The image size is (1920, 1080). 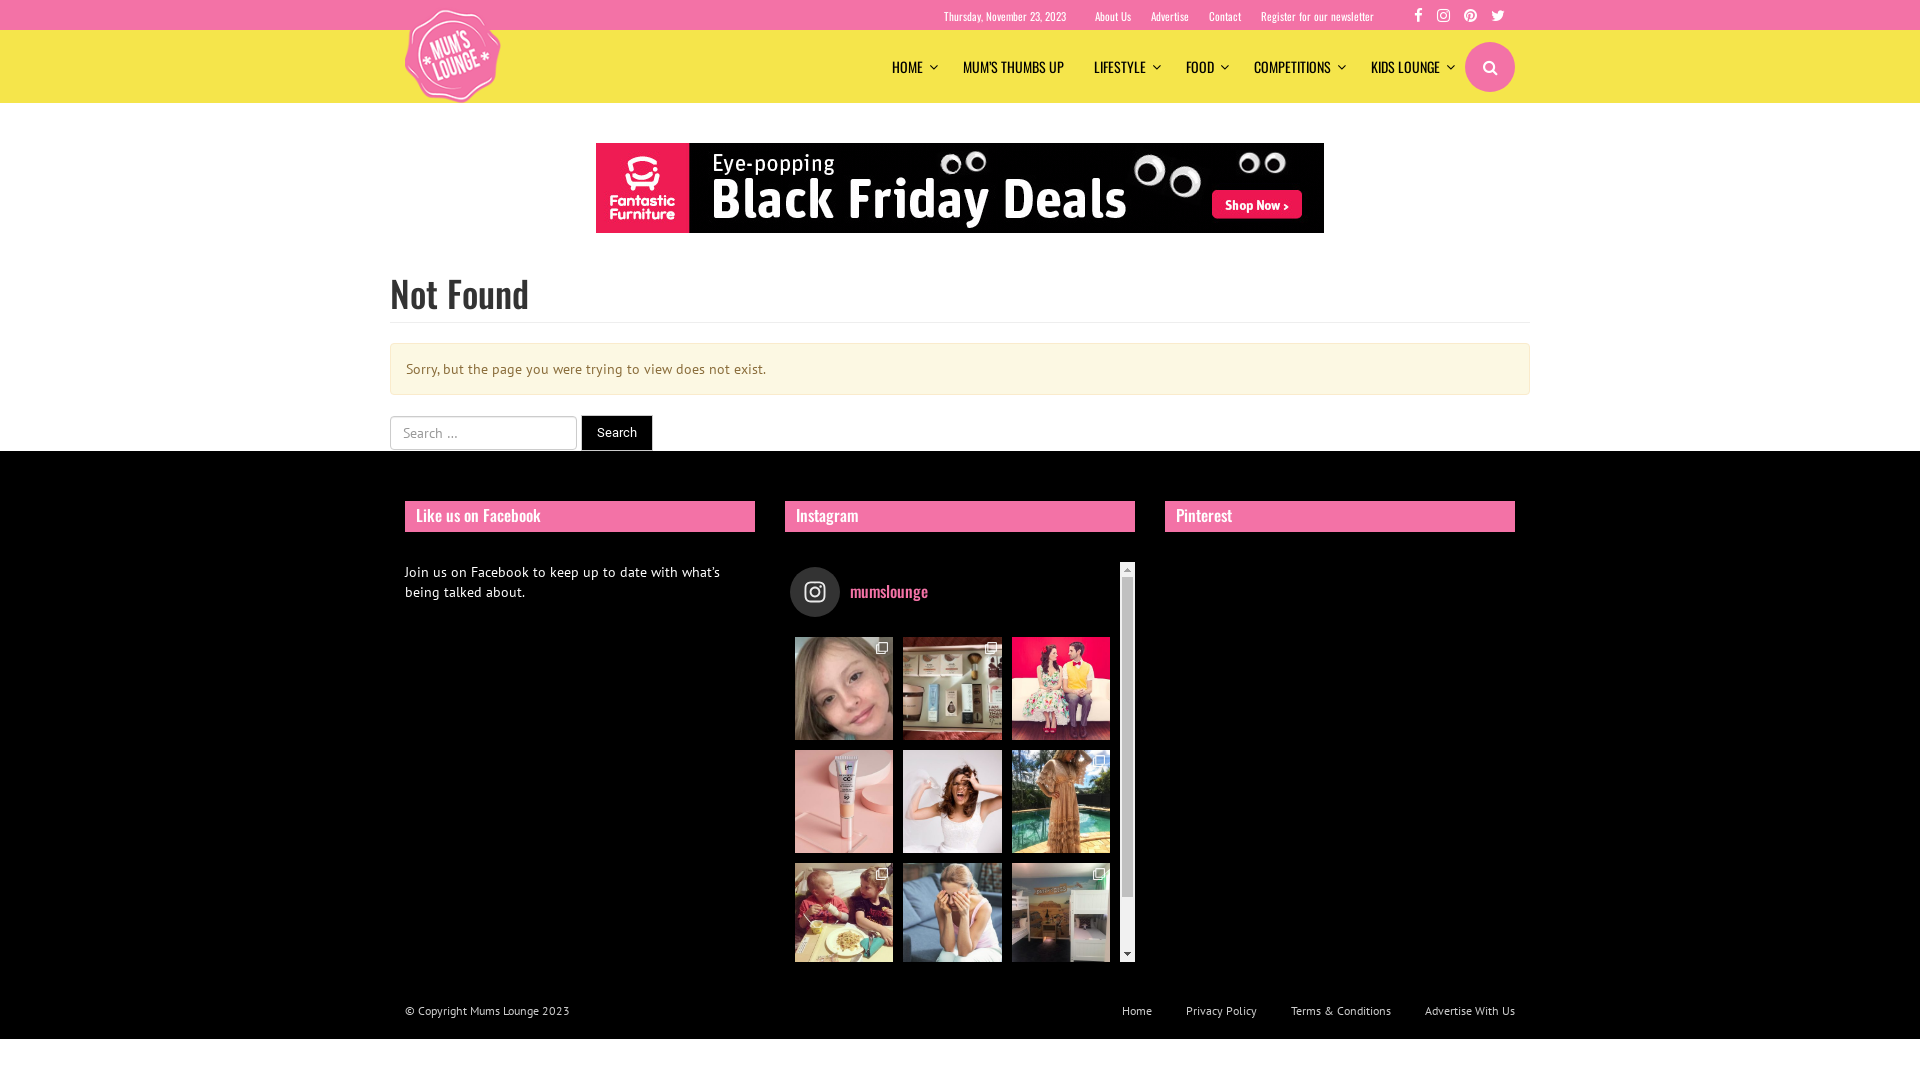 What do you see at coordinates (844, 687) in the screenshot?
I see `'~ TOURETTES SYNDROME AWARENESS WEEK ~ 11 year old'` at bounding box center [844, 687].